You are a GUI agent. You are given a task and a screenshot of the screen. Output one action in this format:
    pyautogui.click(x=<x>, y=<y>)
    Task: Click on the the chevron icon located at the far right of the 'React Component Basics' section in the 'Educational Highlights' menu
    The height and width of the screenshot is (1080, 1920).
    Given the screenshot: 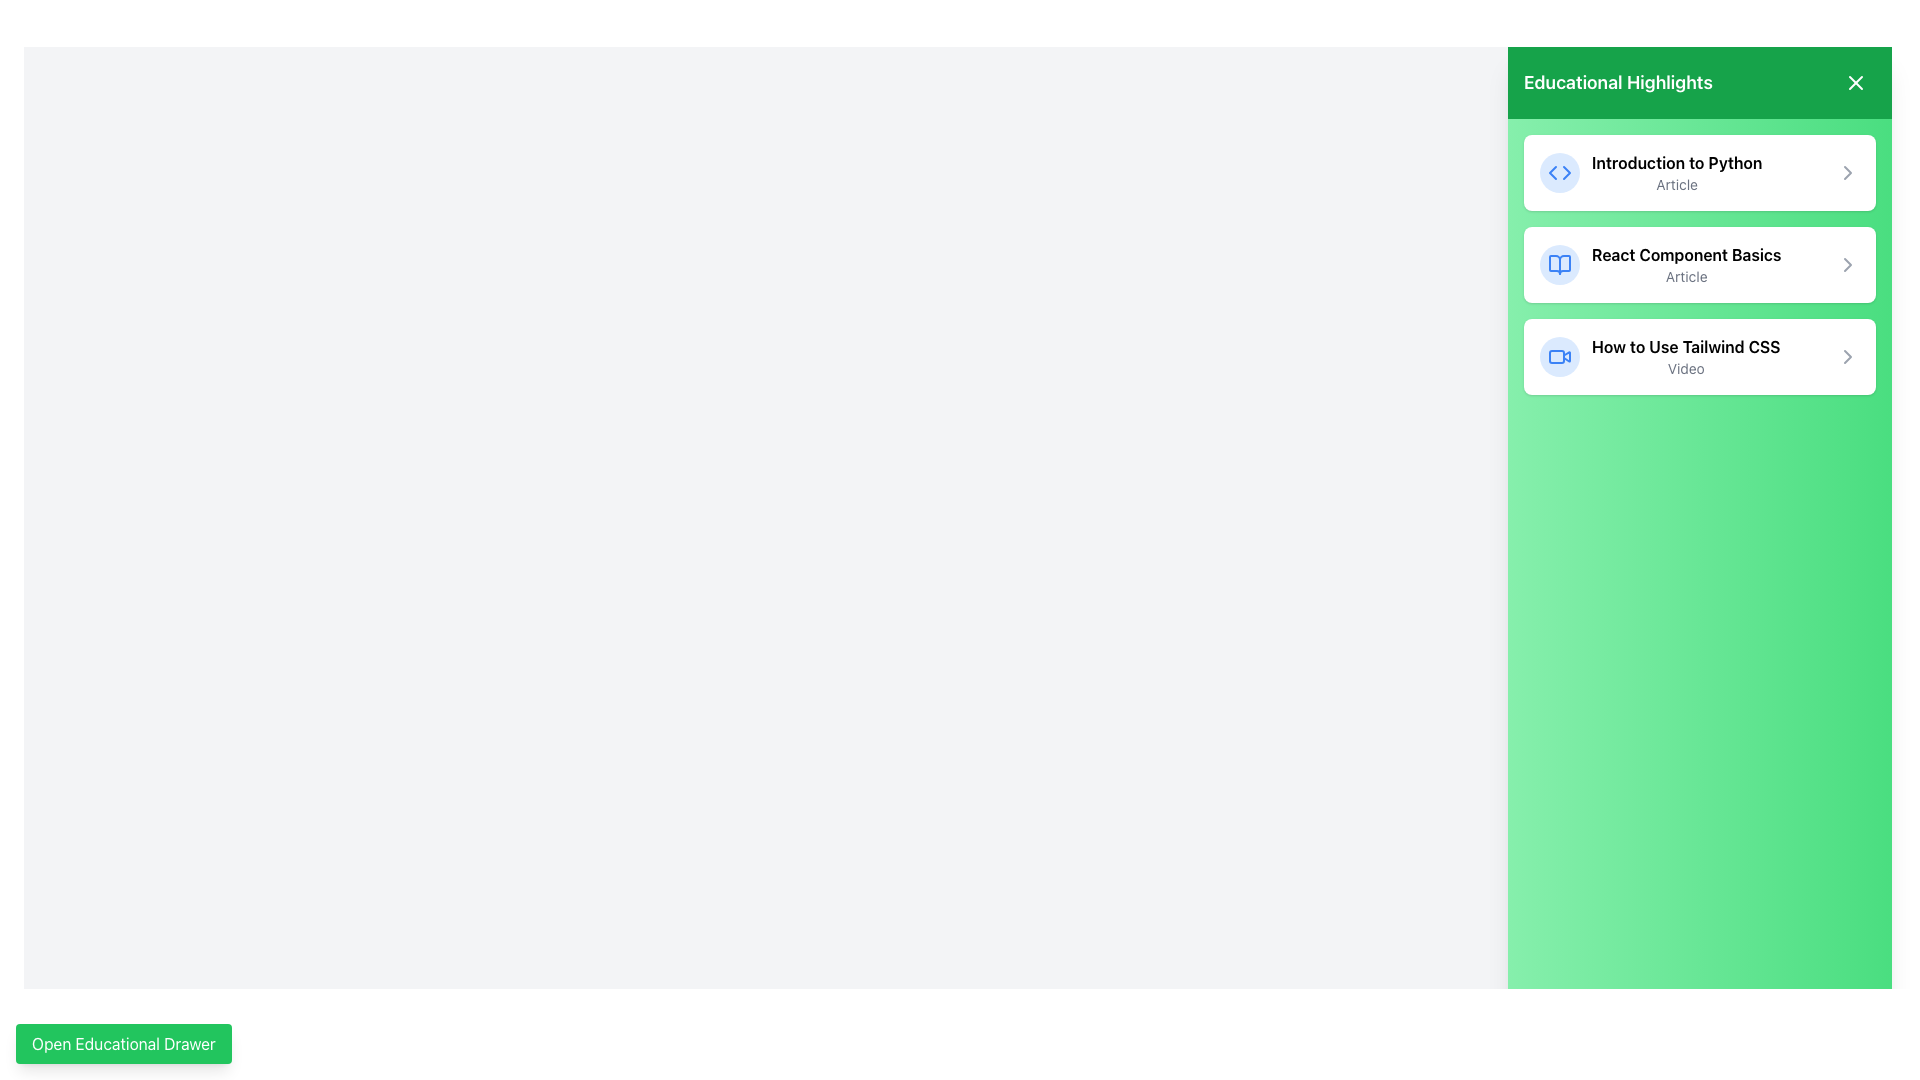 What is the action you would take?
    pyautogui.click(x=1847, y=264)
    